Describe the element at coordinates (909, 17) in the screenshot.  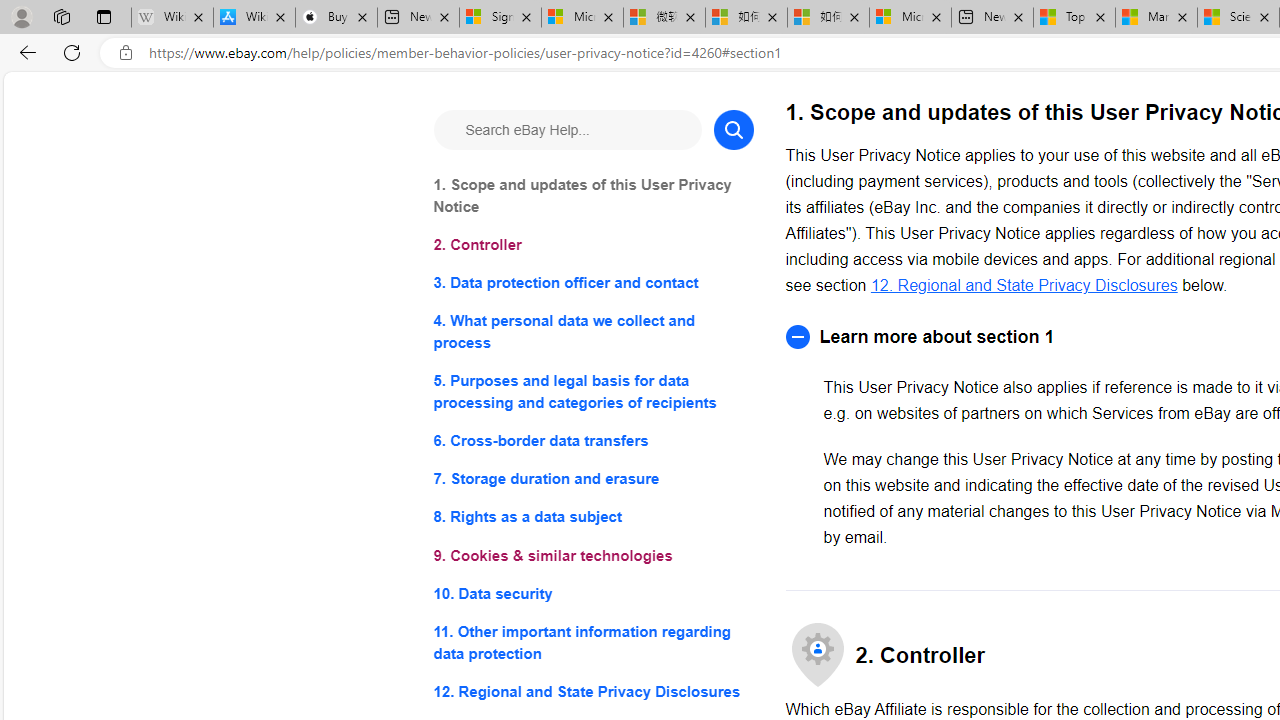
I see `'Microsoft account | Account Checkup'` at that location.